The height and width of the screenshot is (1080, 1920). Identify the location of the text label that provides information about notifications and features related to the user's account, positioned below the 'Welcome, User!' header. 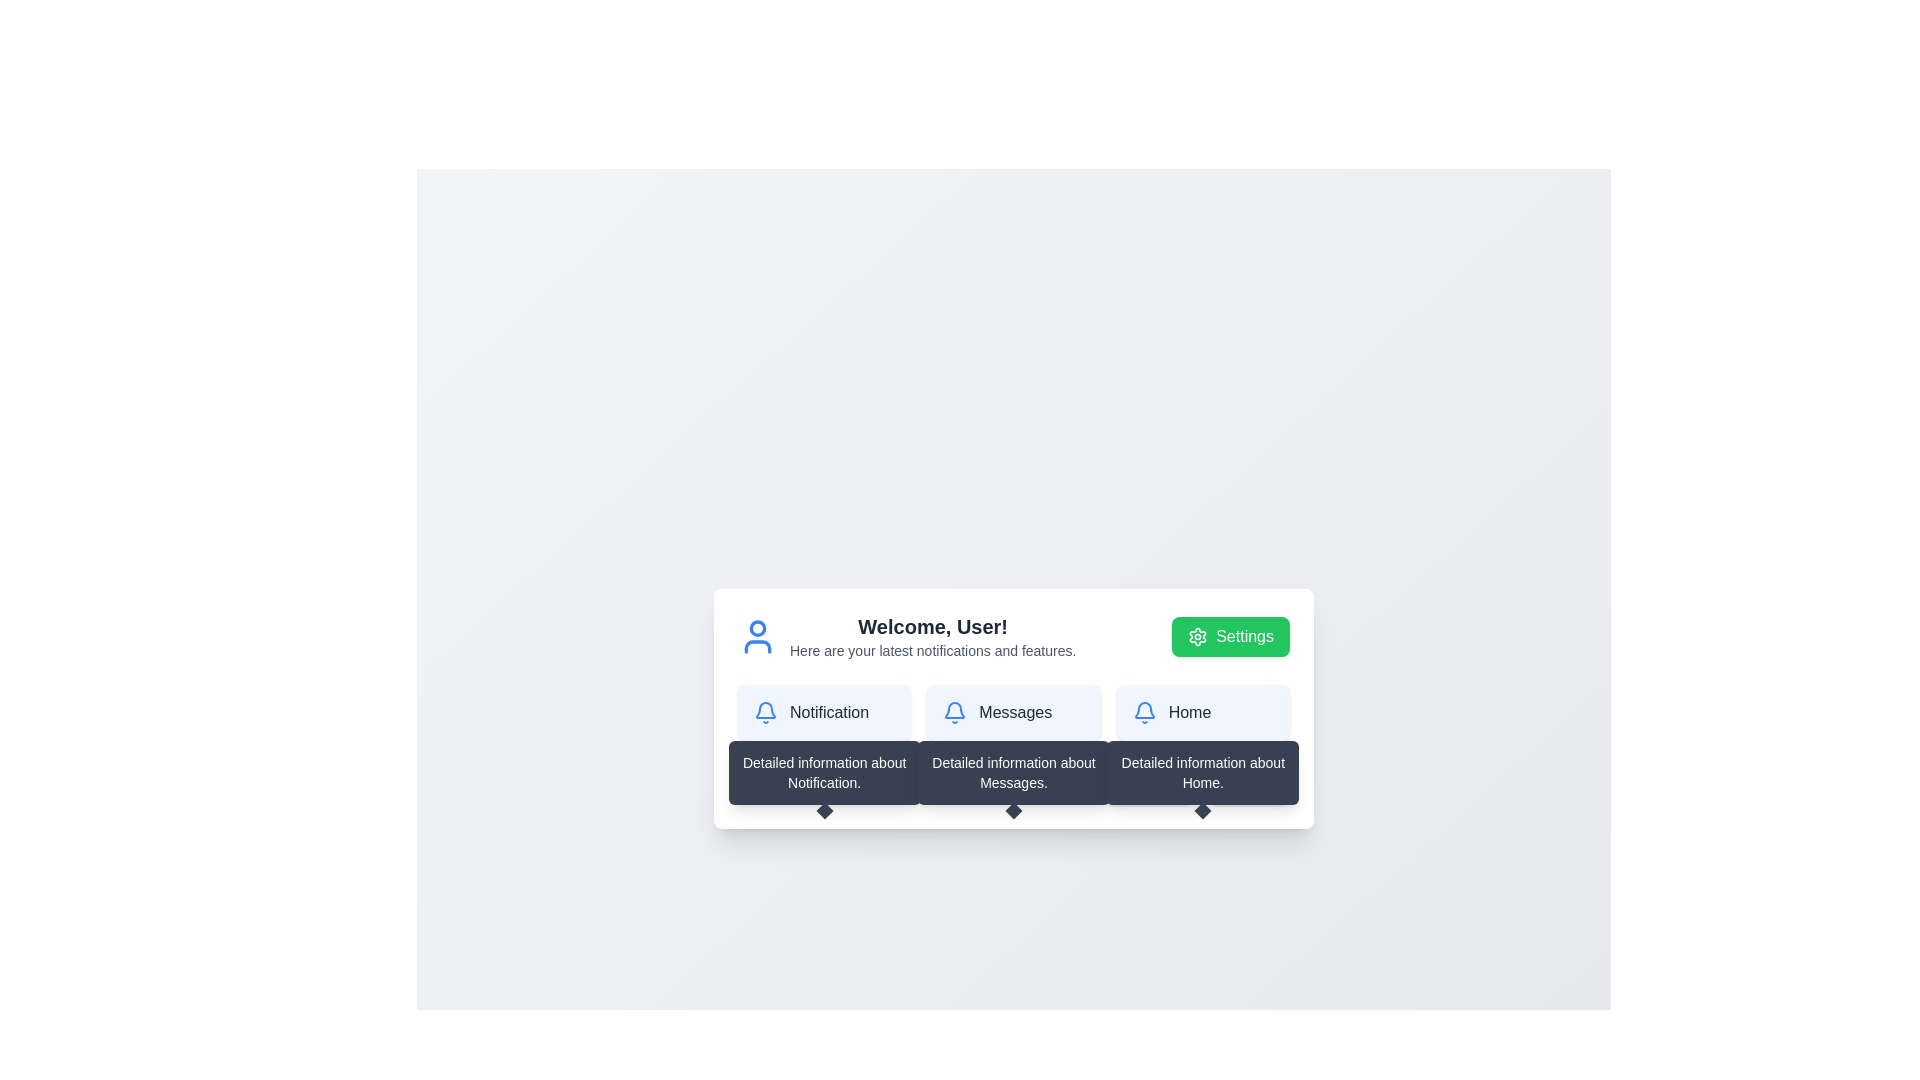
(932, 651).